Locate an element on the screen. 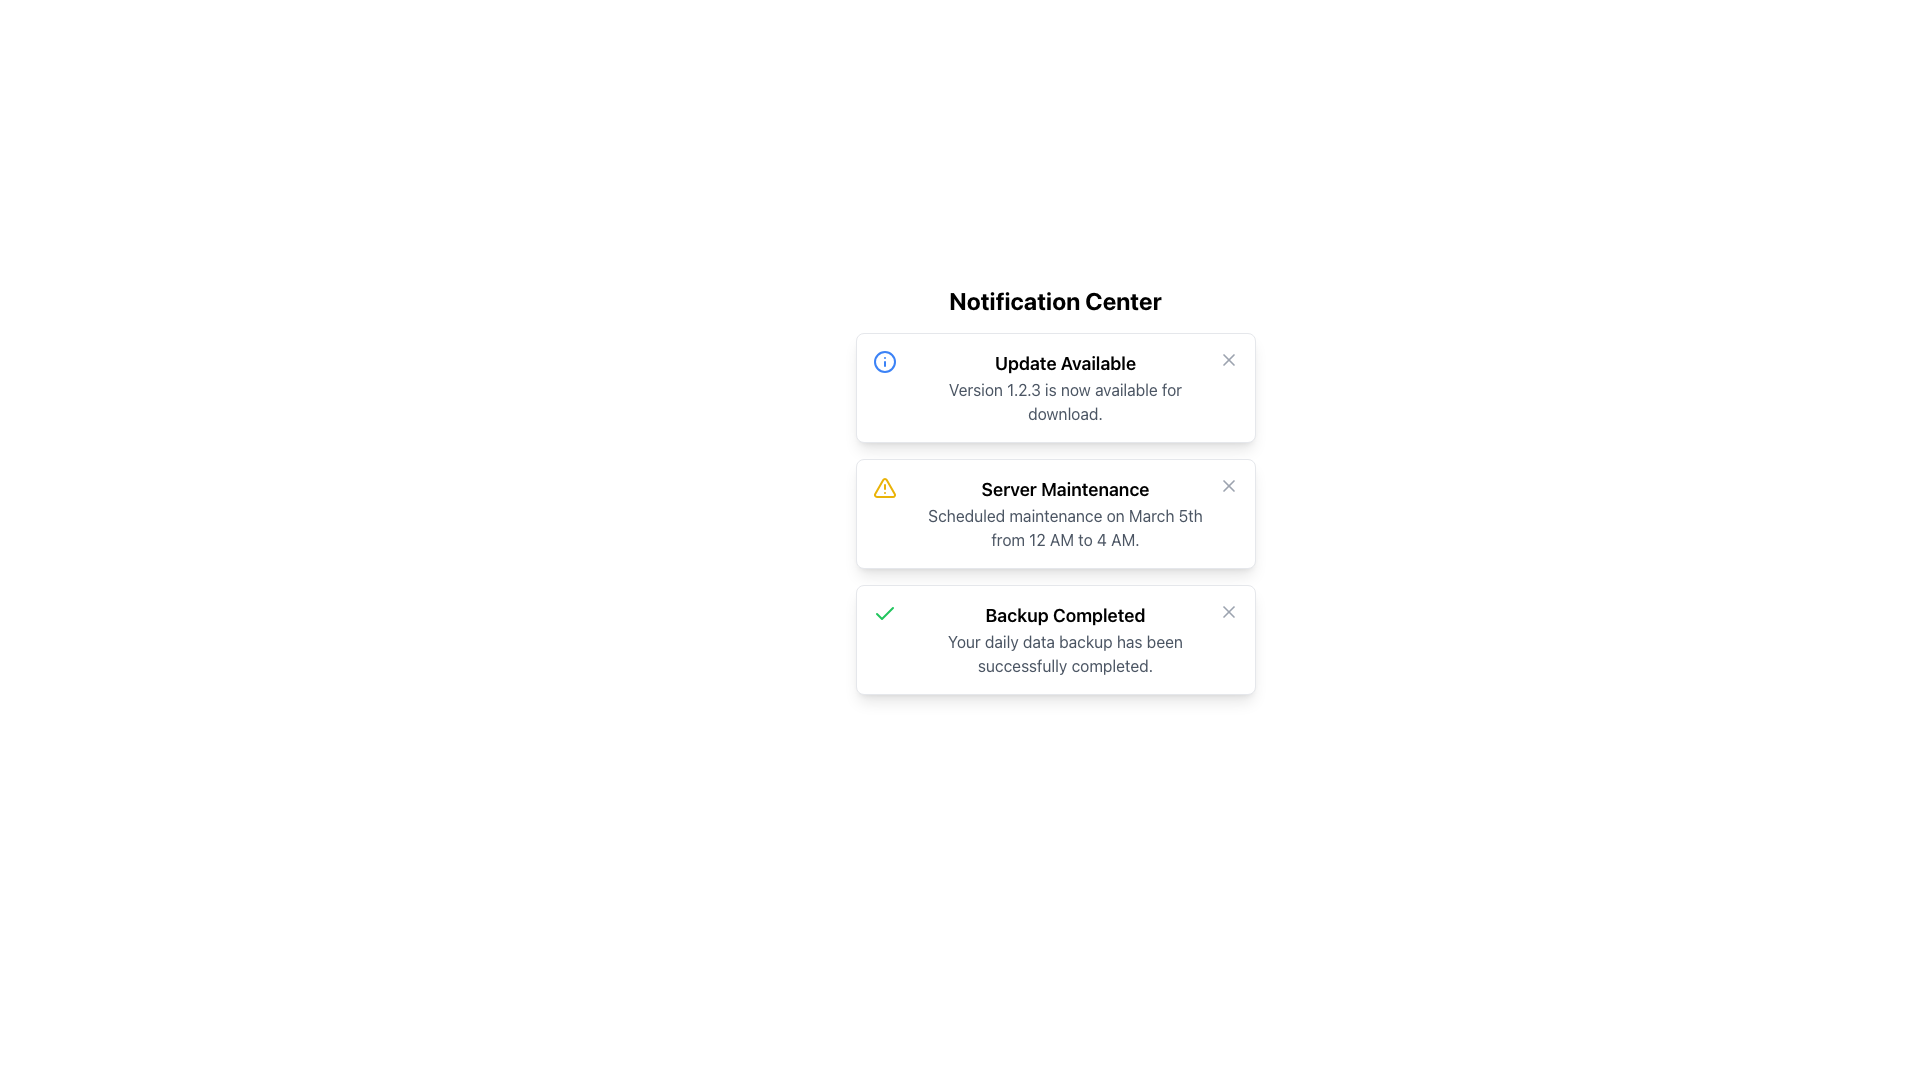  text displayed in the gray-colored font below the title 'Server Maintenance' within the card-style notification layout is located at coordinates (1064, 527).